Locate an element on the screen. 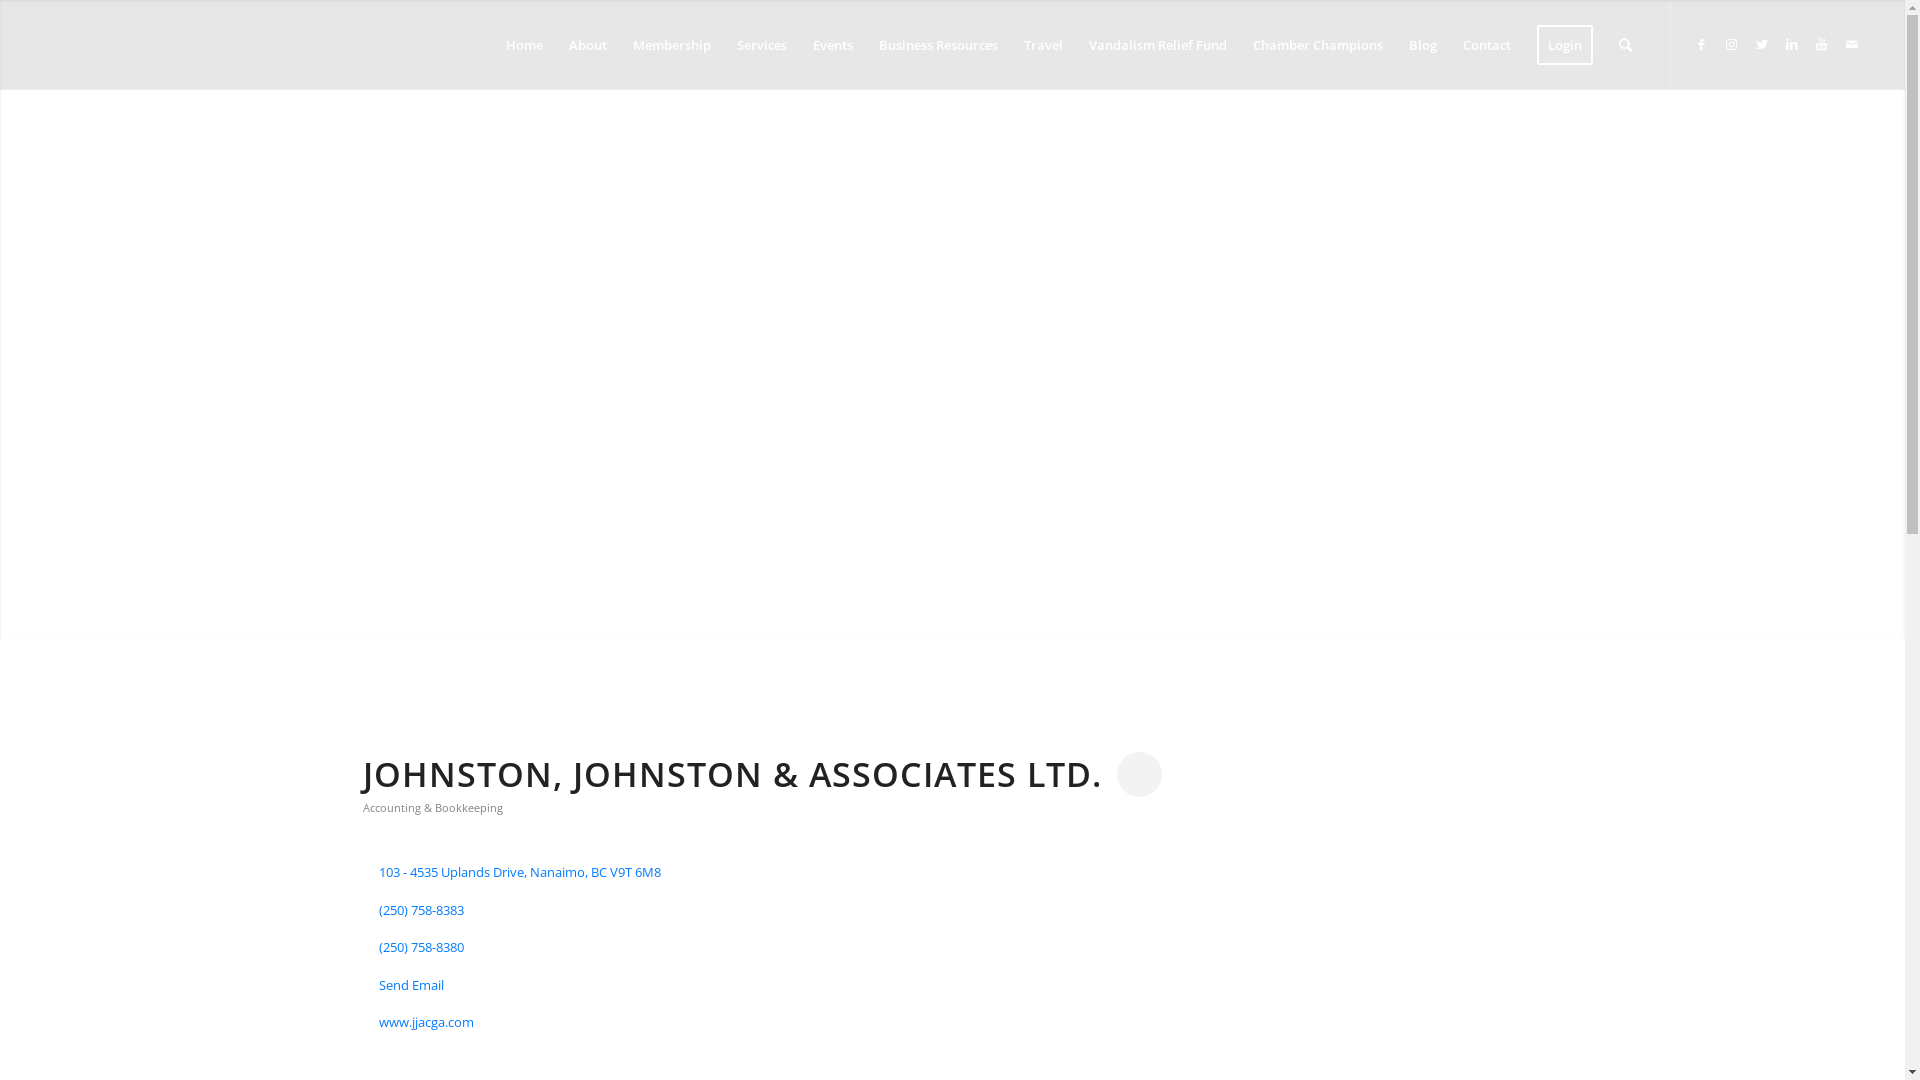  'Services' is located at coordinates (723, 45).